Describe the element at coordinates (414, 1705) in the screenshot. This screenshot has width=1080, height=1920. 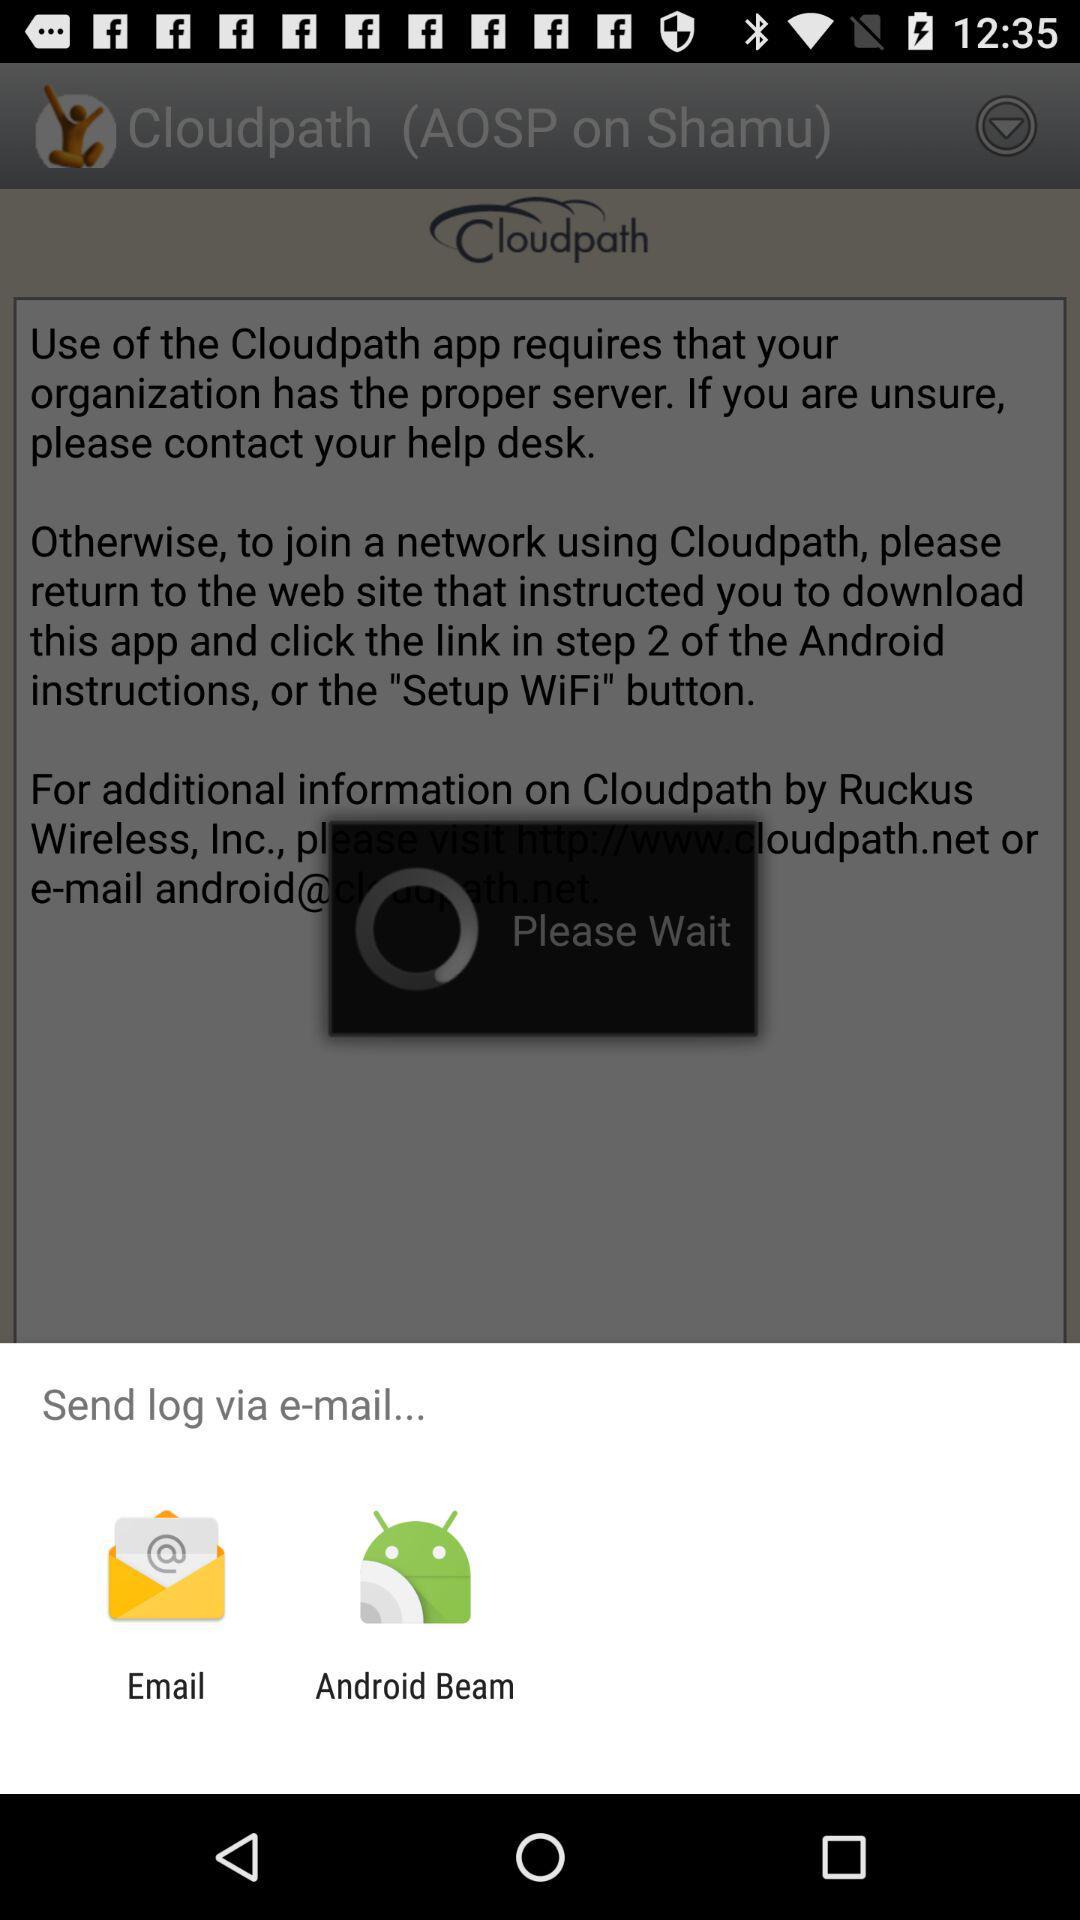
I see `the app next to the email icon` at that location.